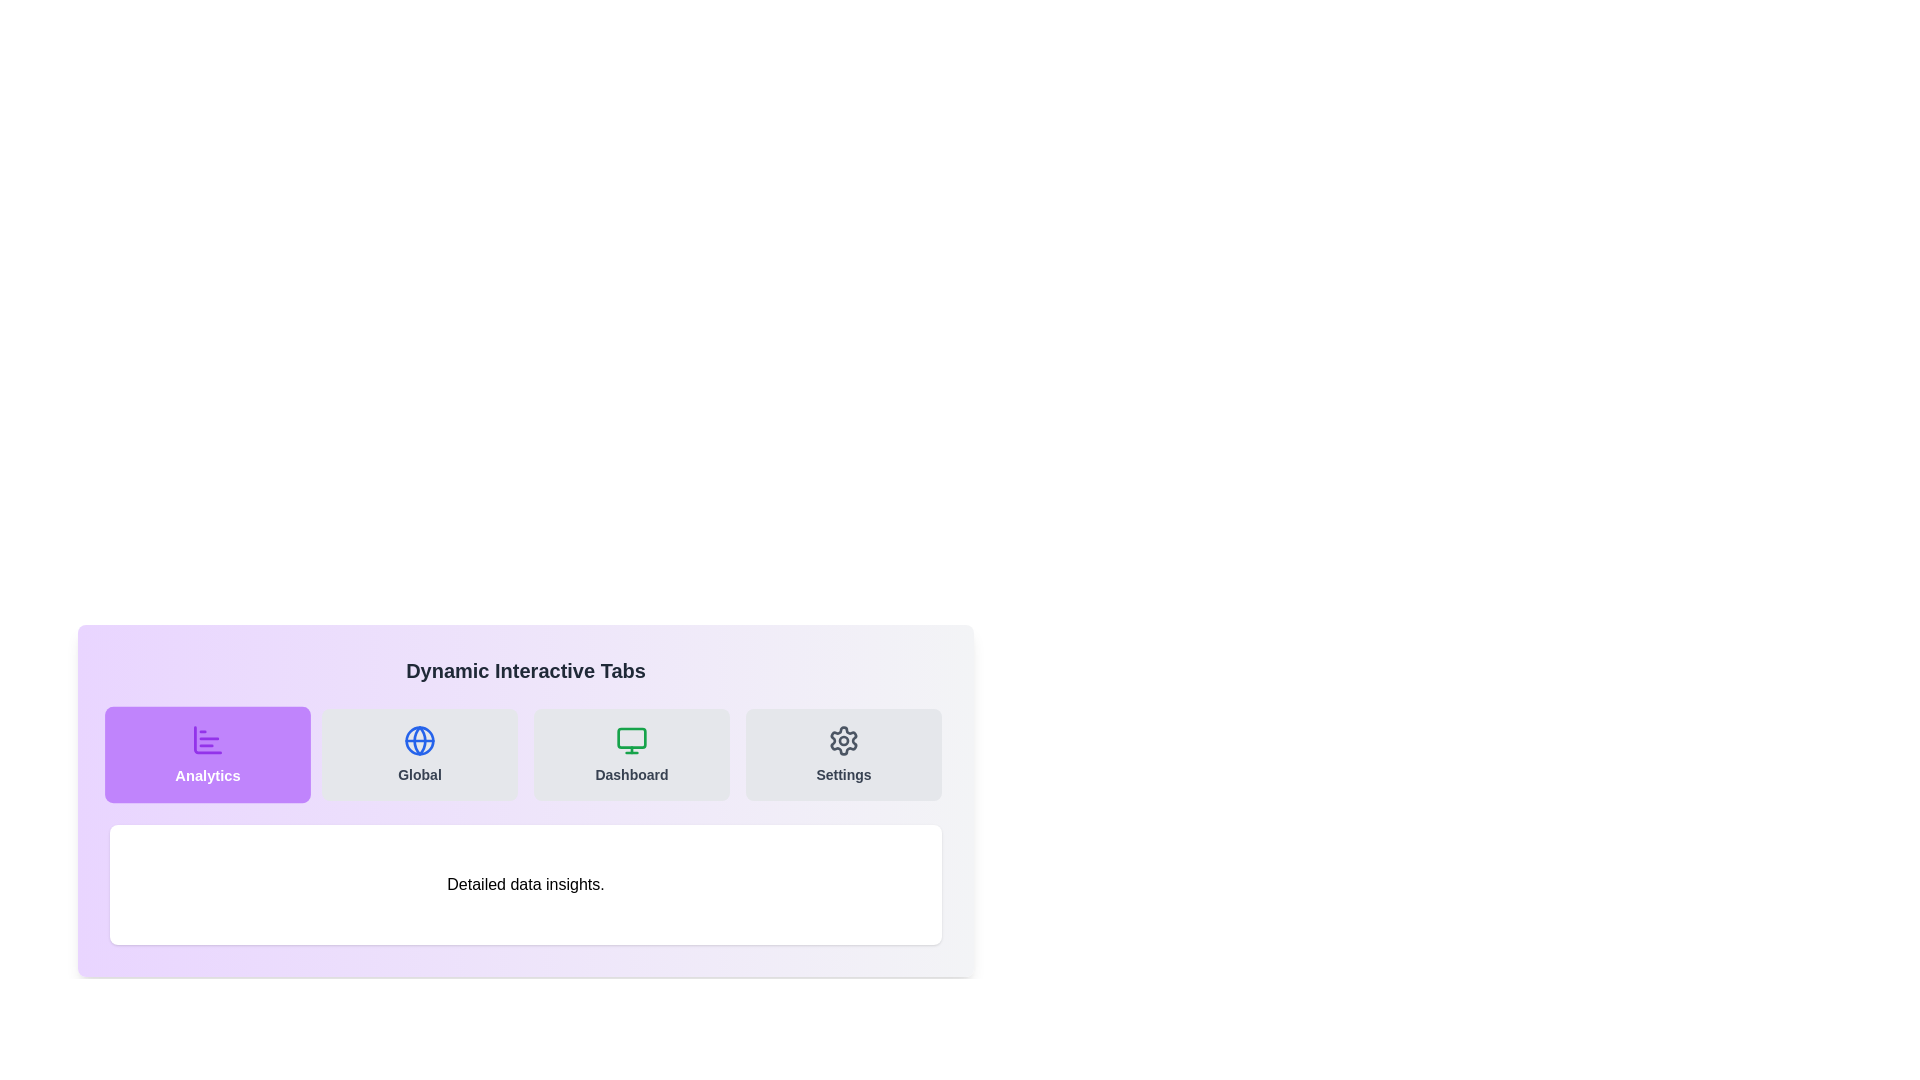  Describe the element at coordinates (207, 740) in the screenshot. I see `the leftmost bar of the purple-themed bar chart icon representing the active 'Analytics' tab` at that location.